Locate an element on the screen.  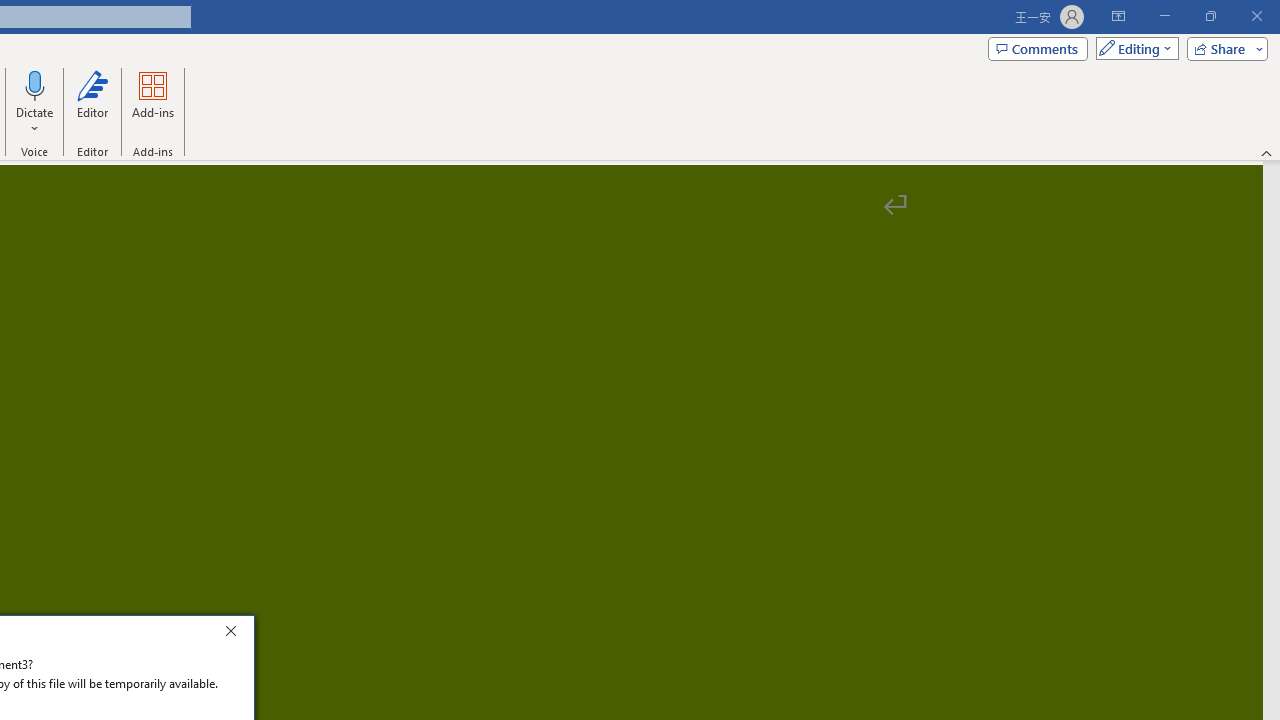
'Restore Down' is located at coordinates (1209, 16).